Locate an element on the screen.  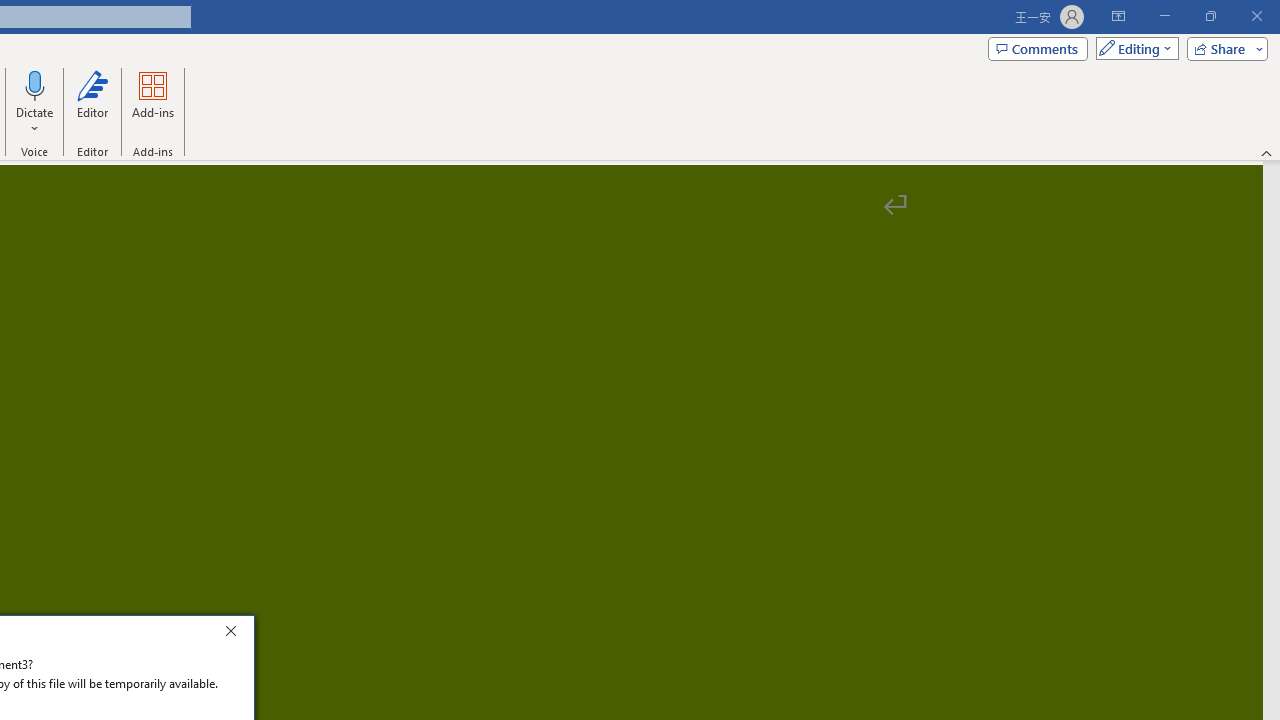
'Restore Down' is located at coordinates (1209, 16).